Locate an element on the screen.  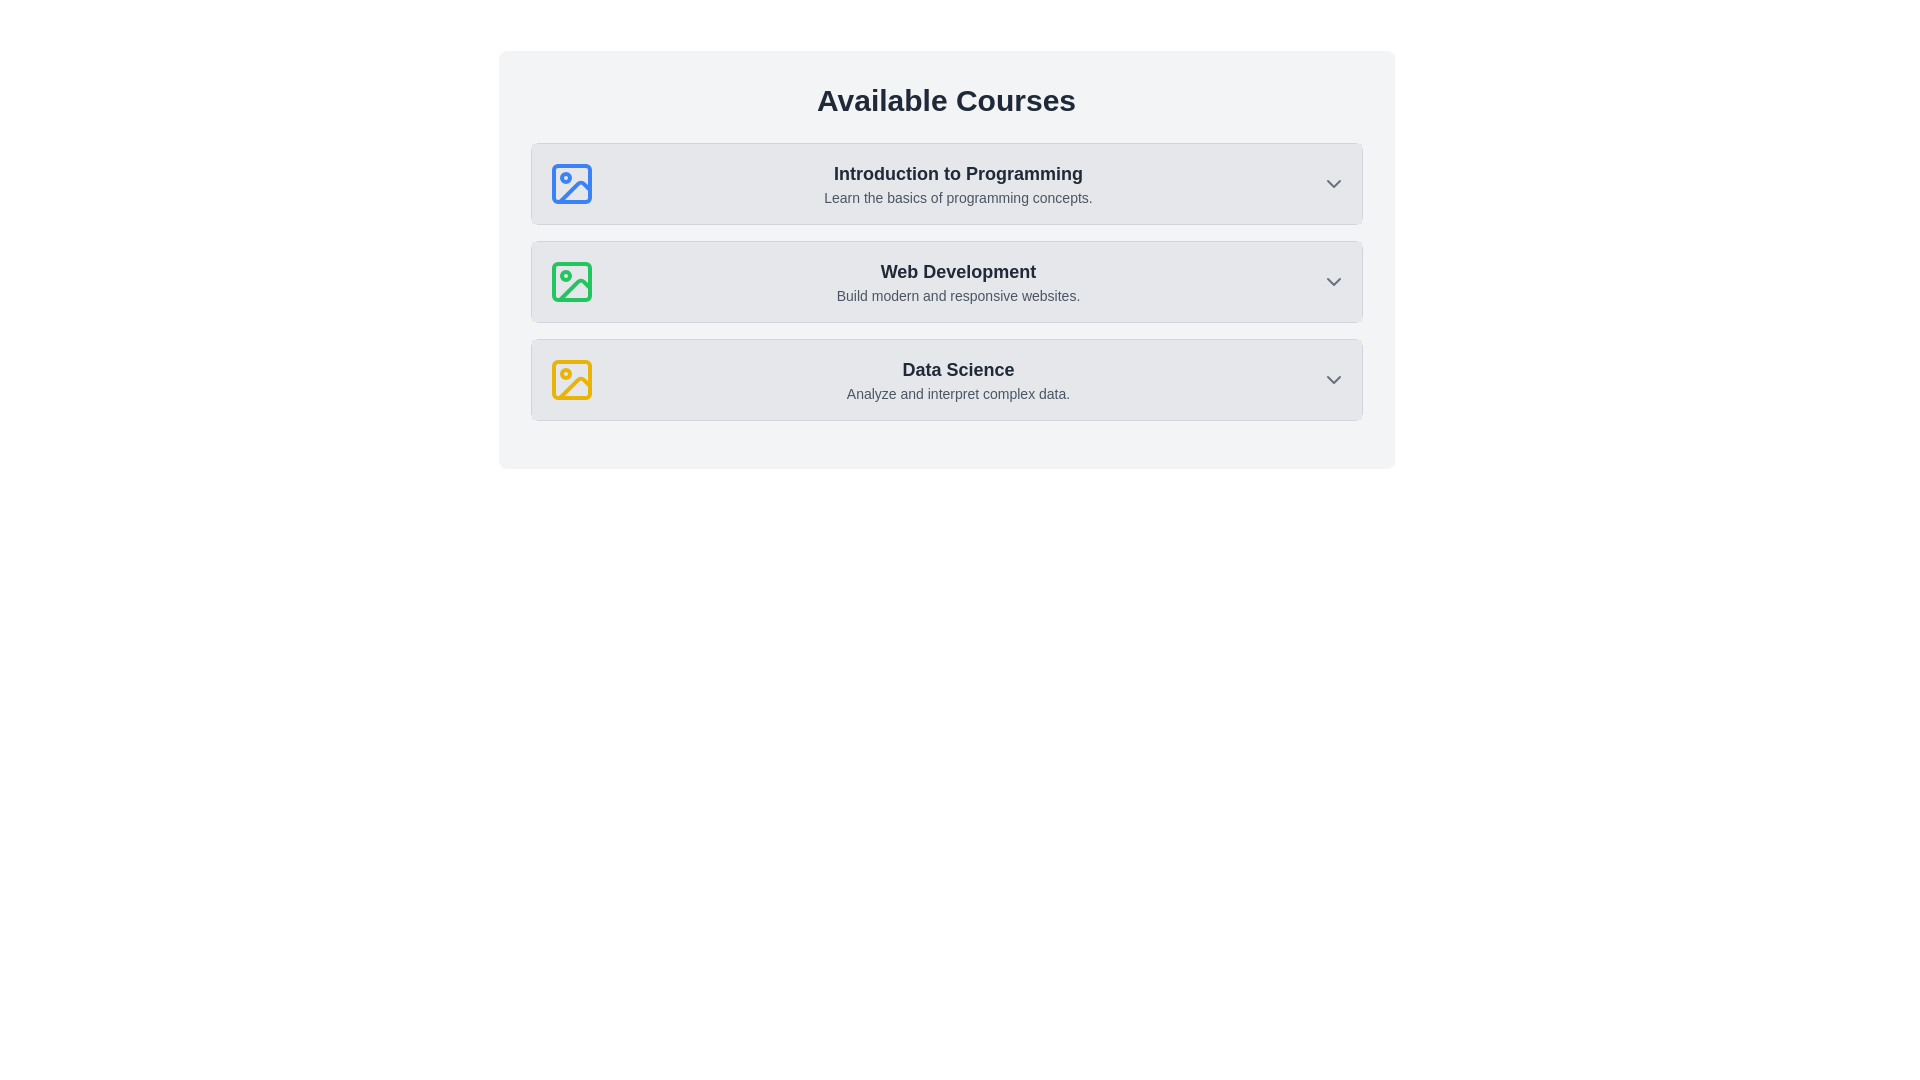
the green-outlined rectangle representing the 'Web Development' theme in the course icon, which is the second option in the vertical list of courses is located at coordinates (570, 281).